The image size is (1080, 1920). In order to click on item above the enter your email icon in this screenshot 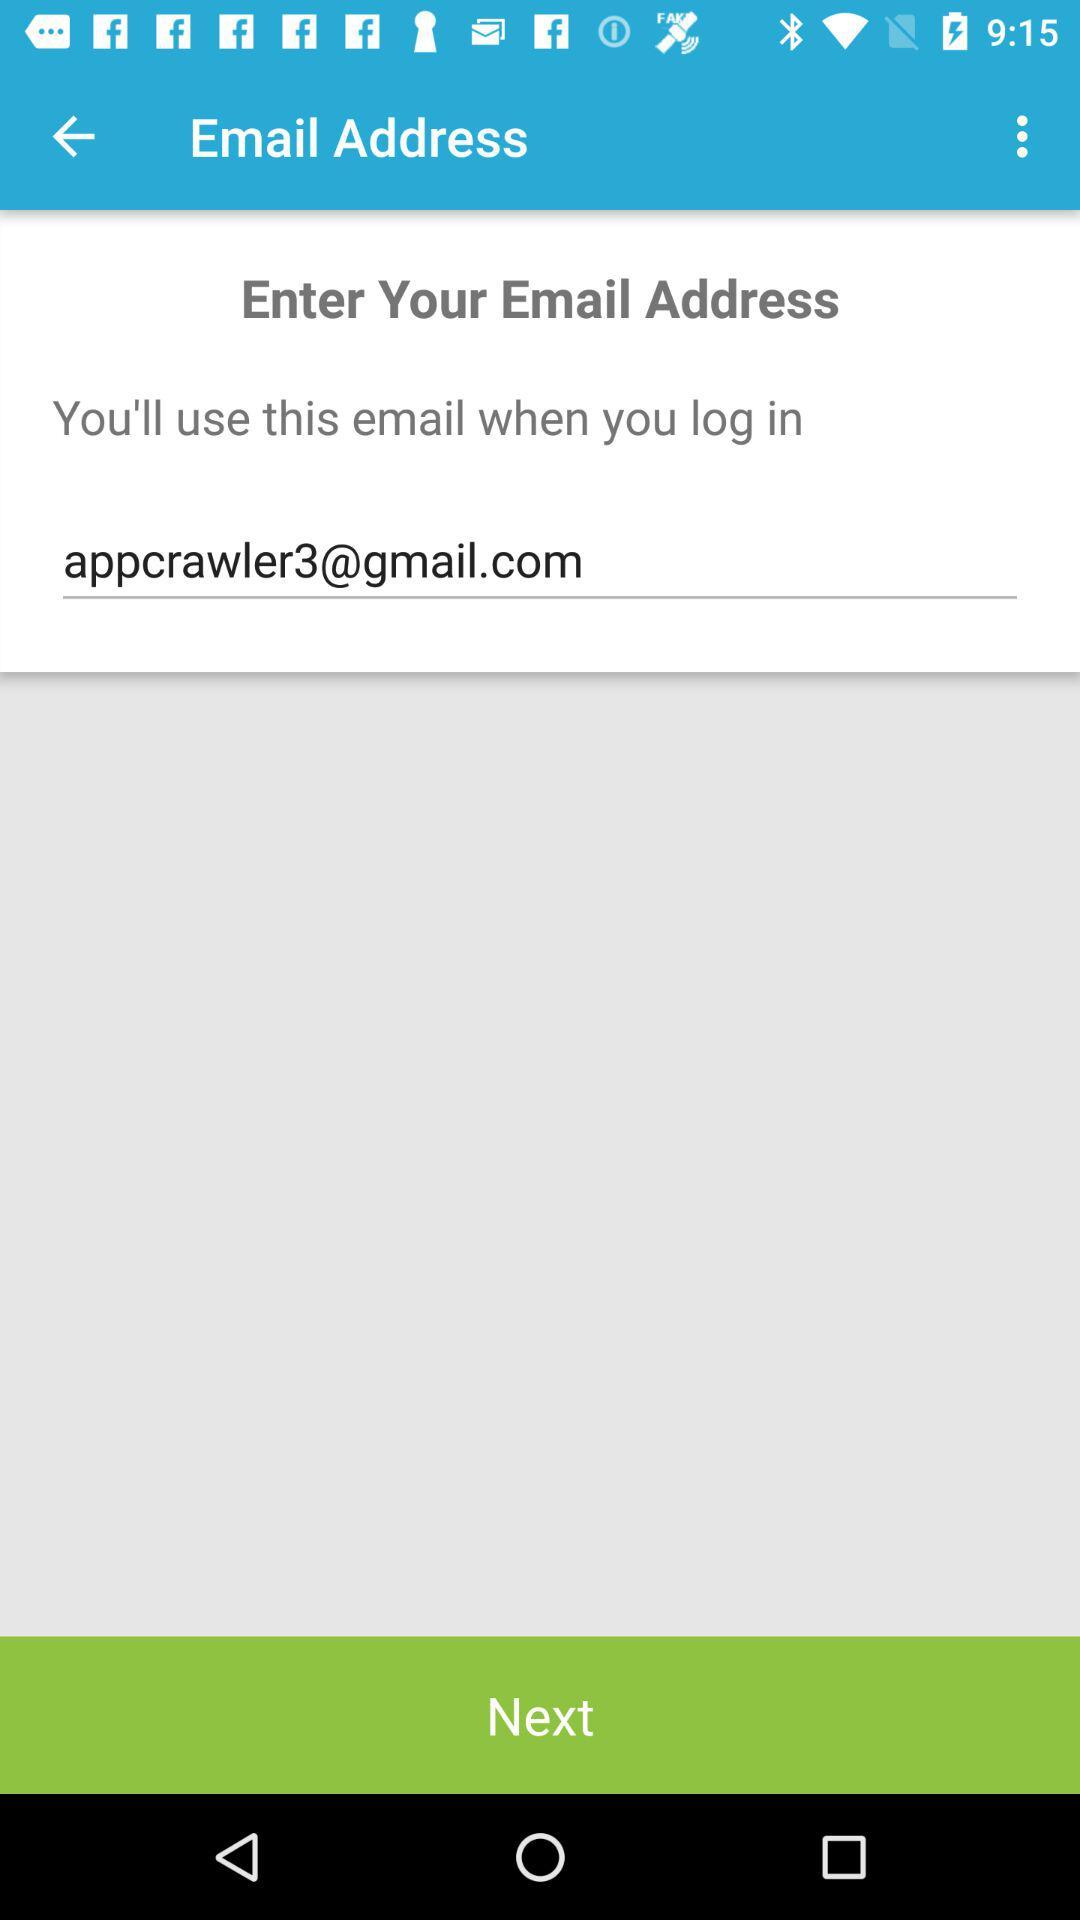, I will do `click(1027, 135)`.